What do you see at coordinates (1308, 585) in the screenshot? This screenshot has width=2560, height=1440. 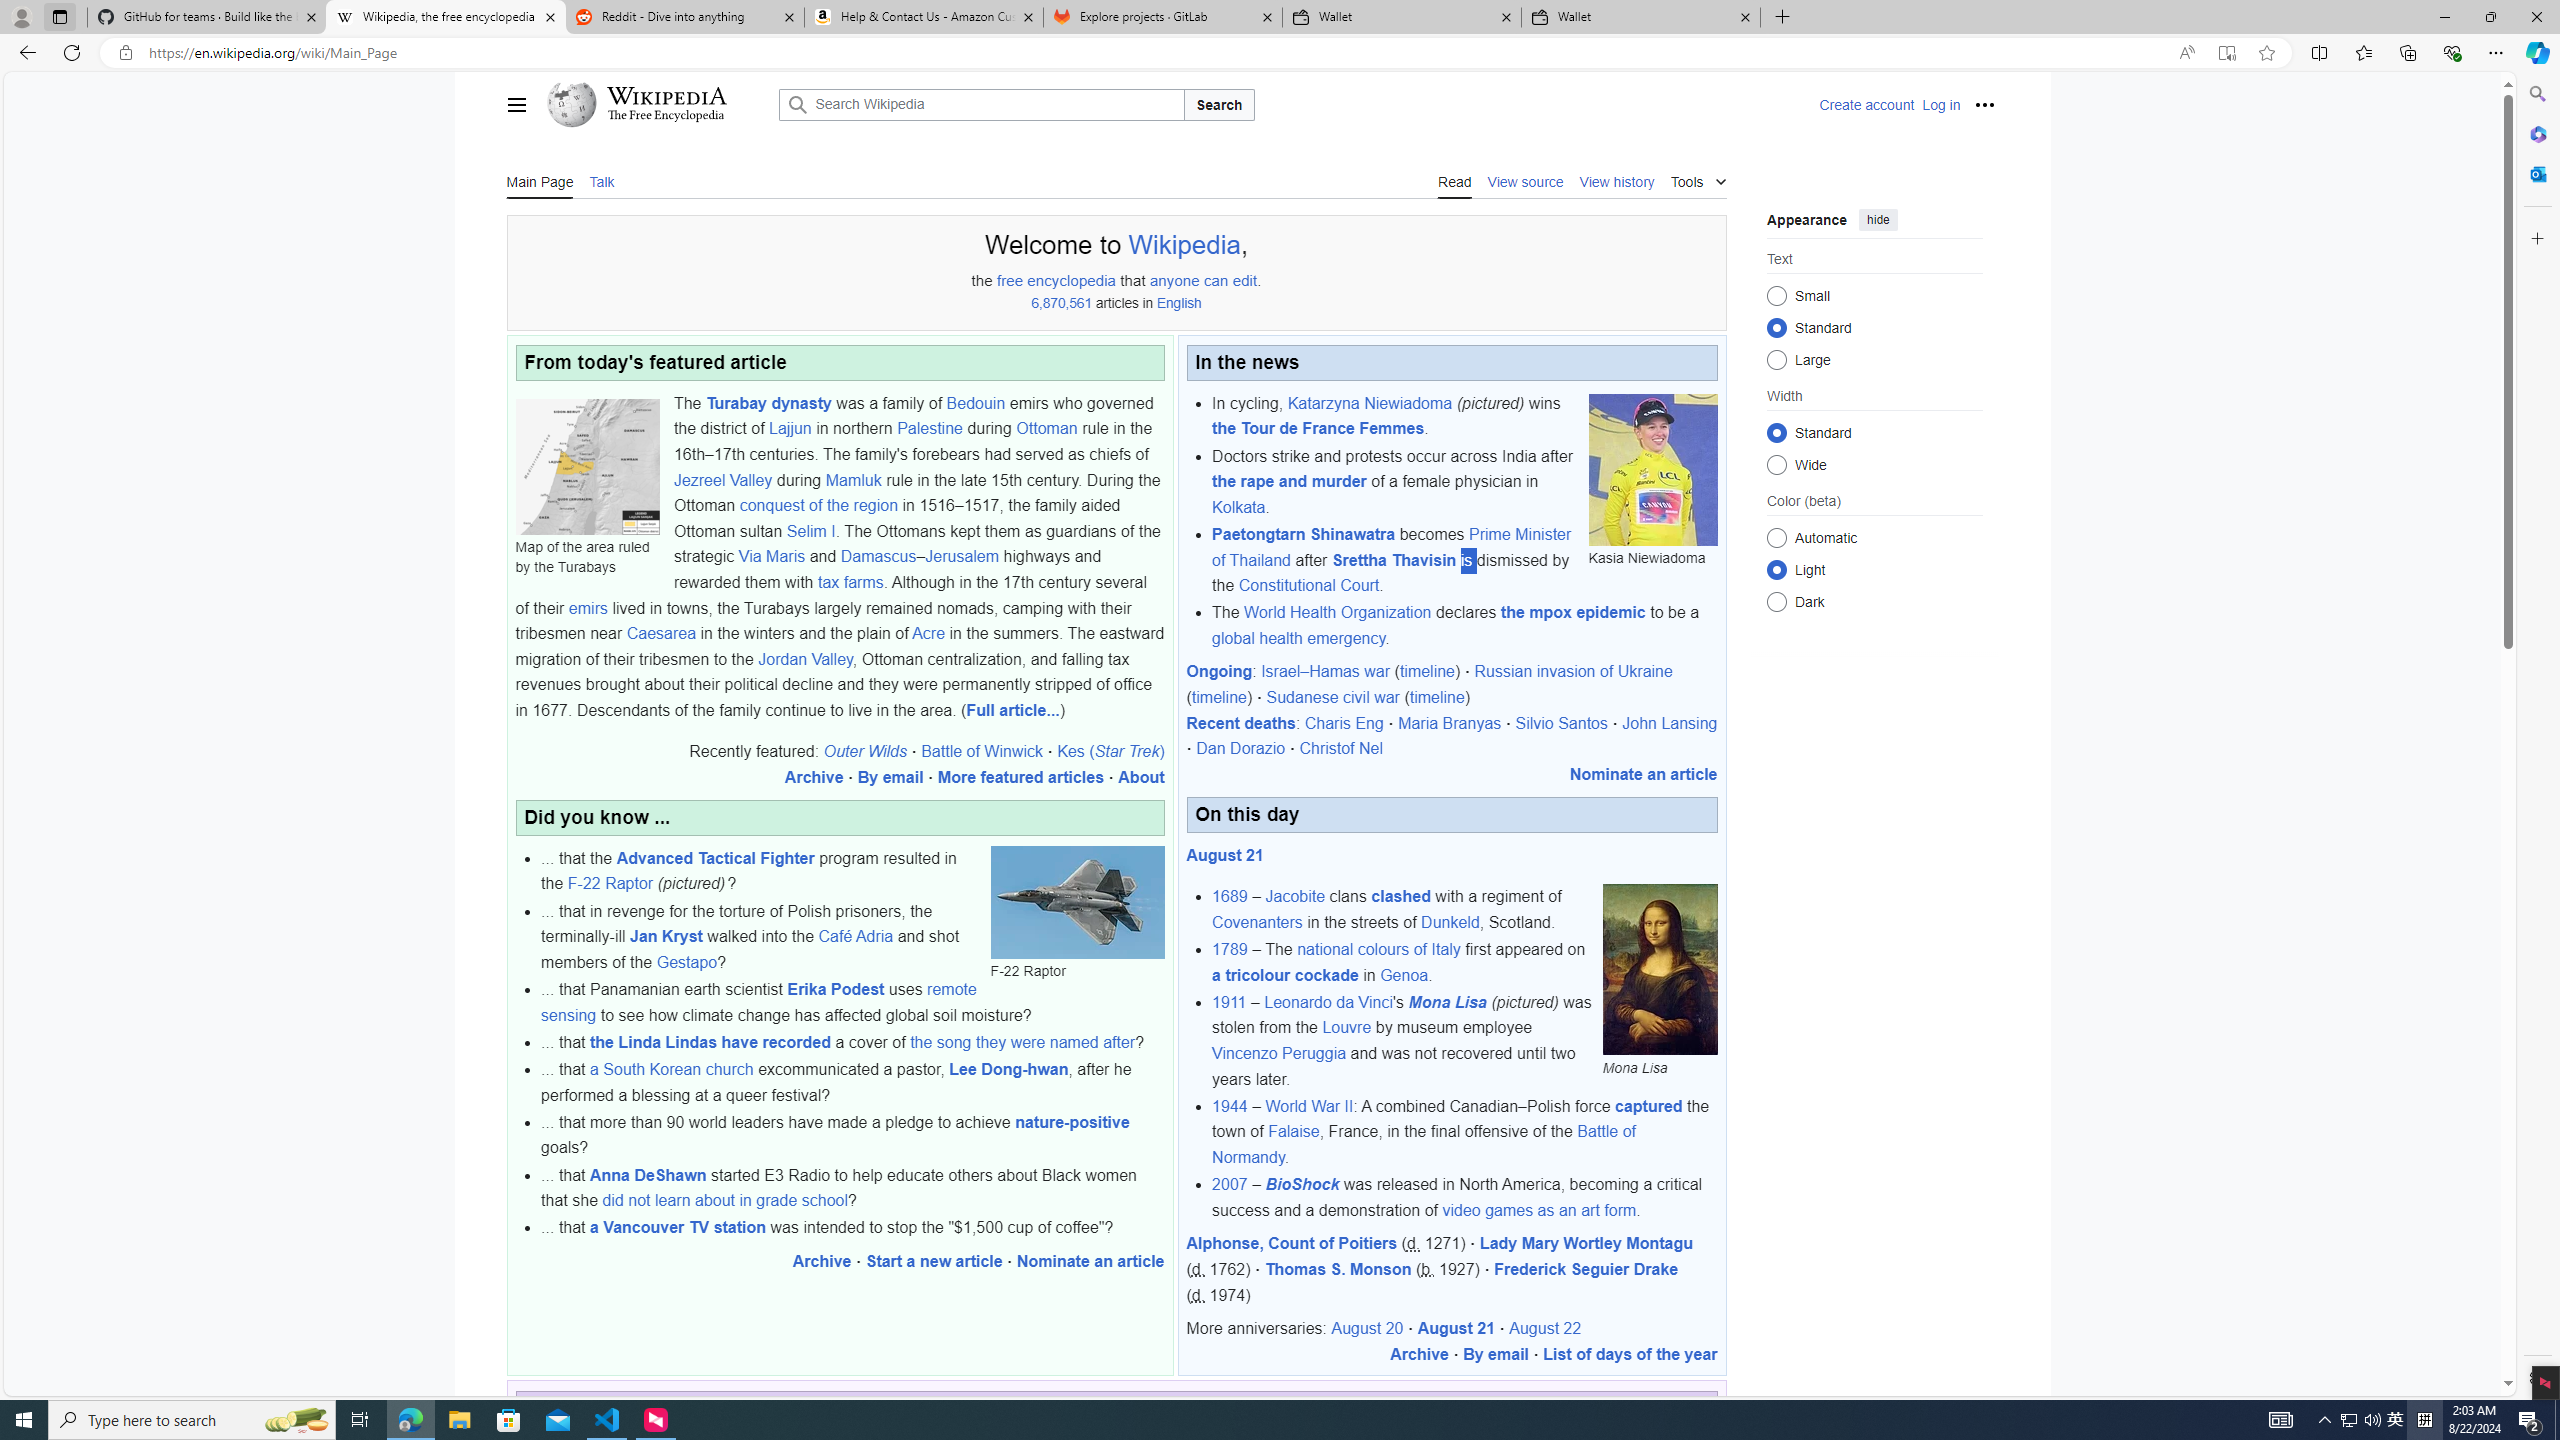 I see `'Constitutional Court'` at bounding box center [1308, 585].